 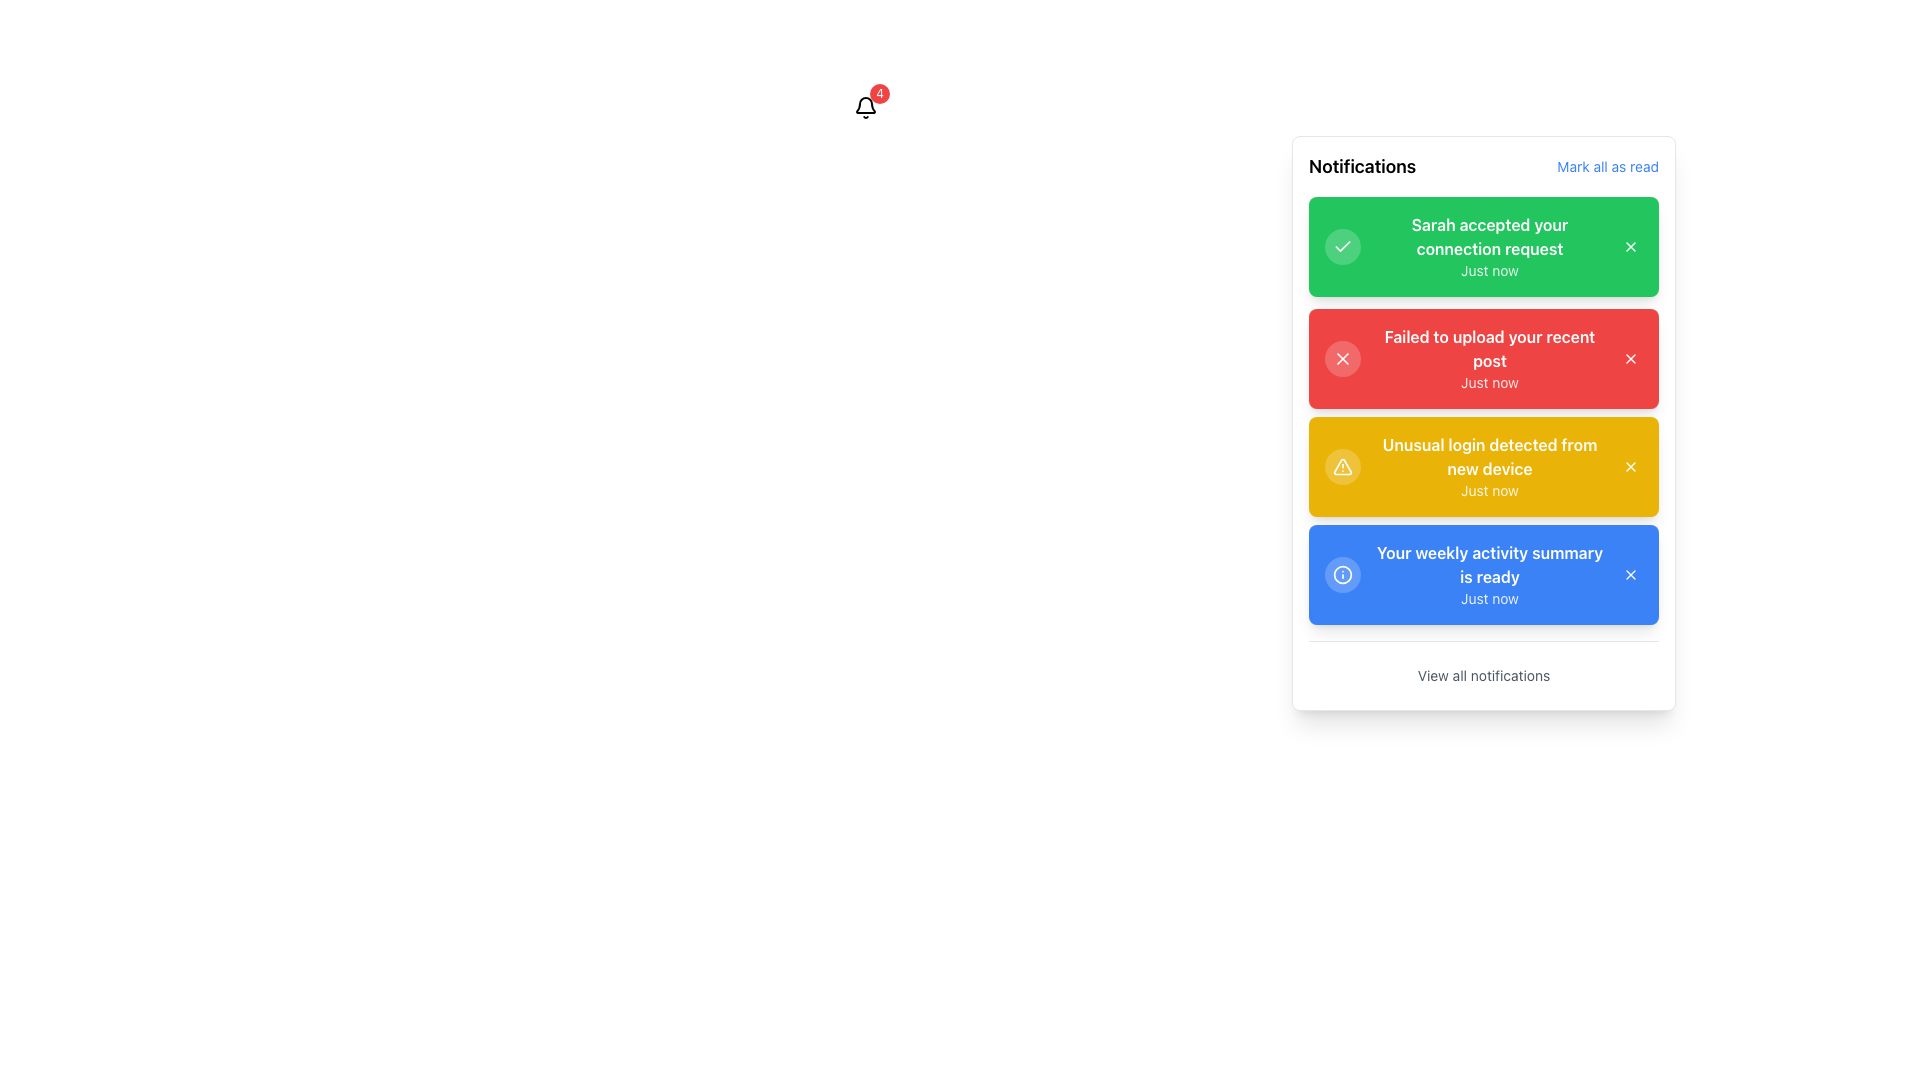 I want to click on the circular button with an 'X' icon located at the top-right corner of the blue notification card, so click(x=1631, y=574).